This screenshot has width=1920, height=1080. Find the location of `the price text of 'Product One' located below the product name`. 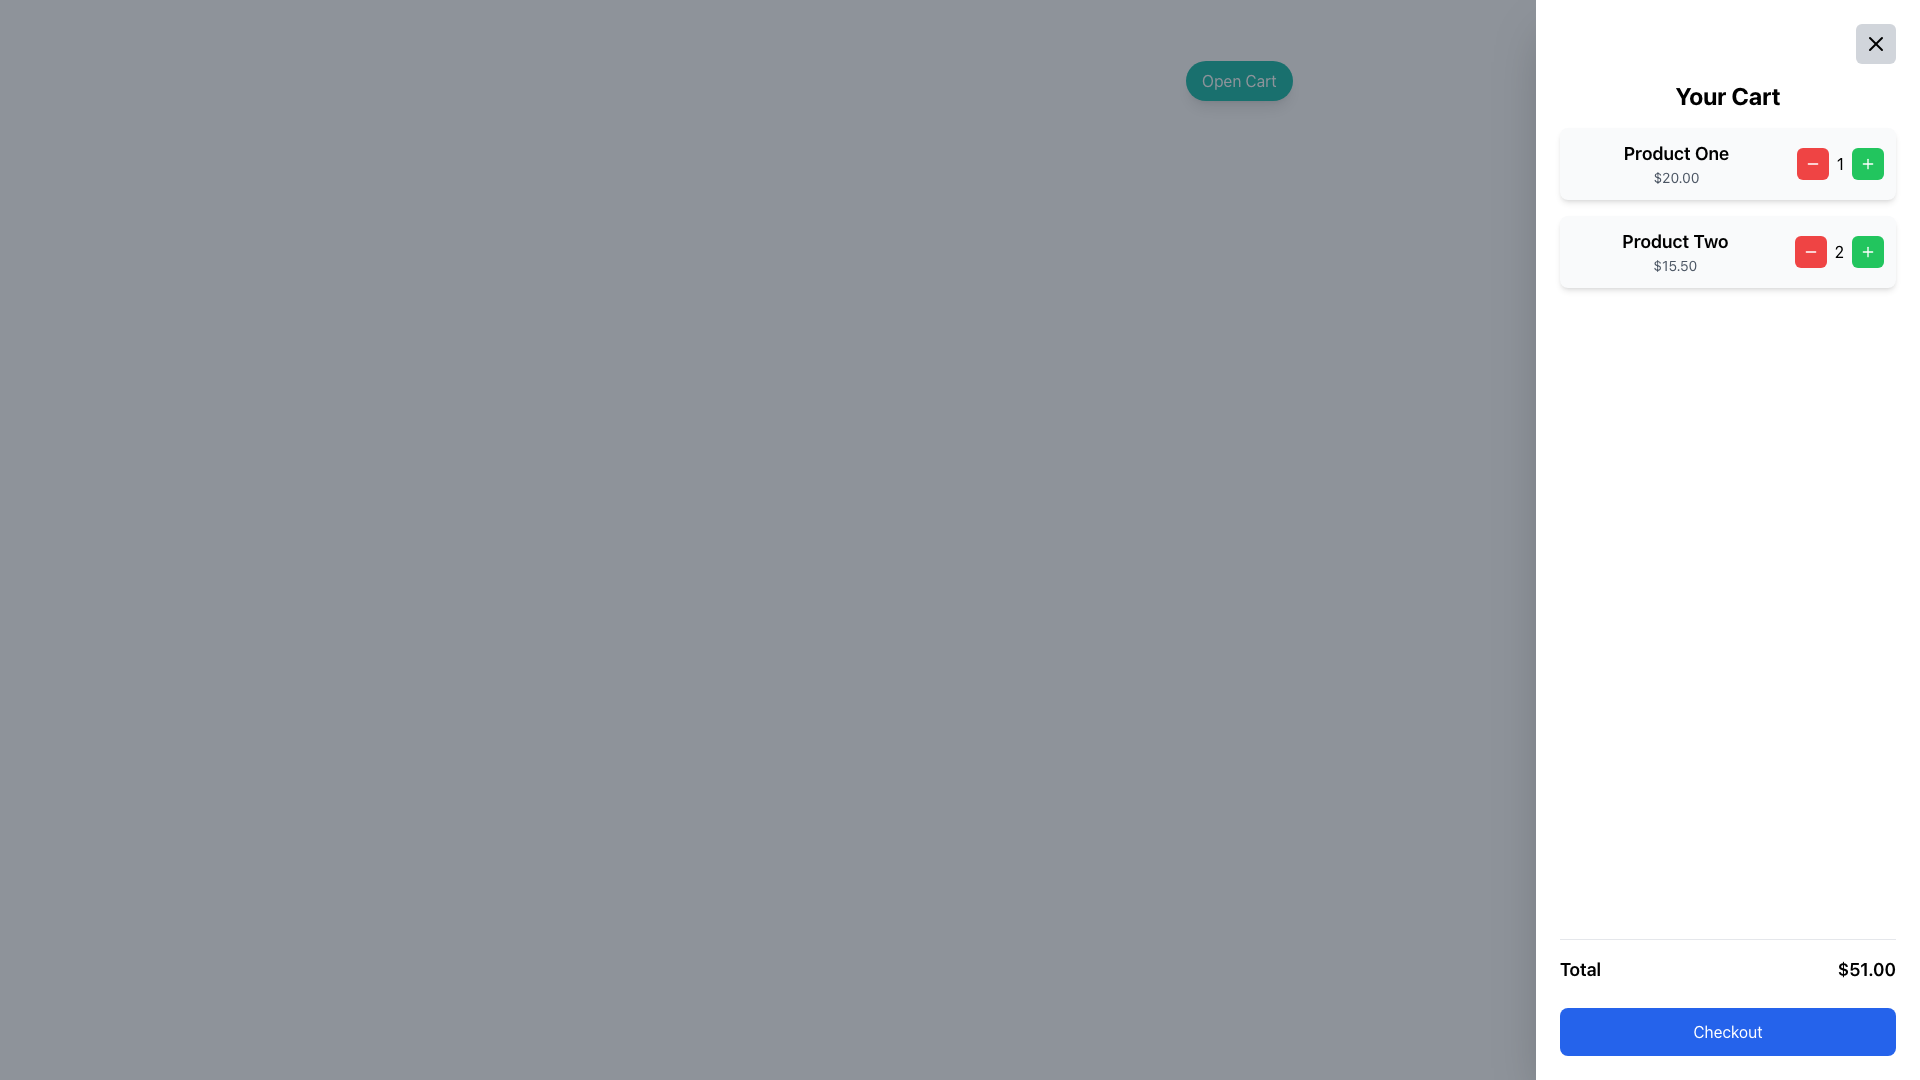

the price text of 'Product One' located below the product name is located at coordinates (1675, 176).